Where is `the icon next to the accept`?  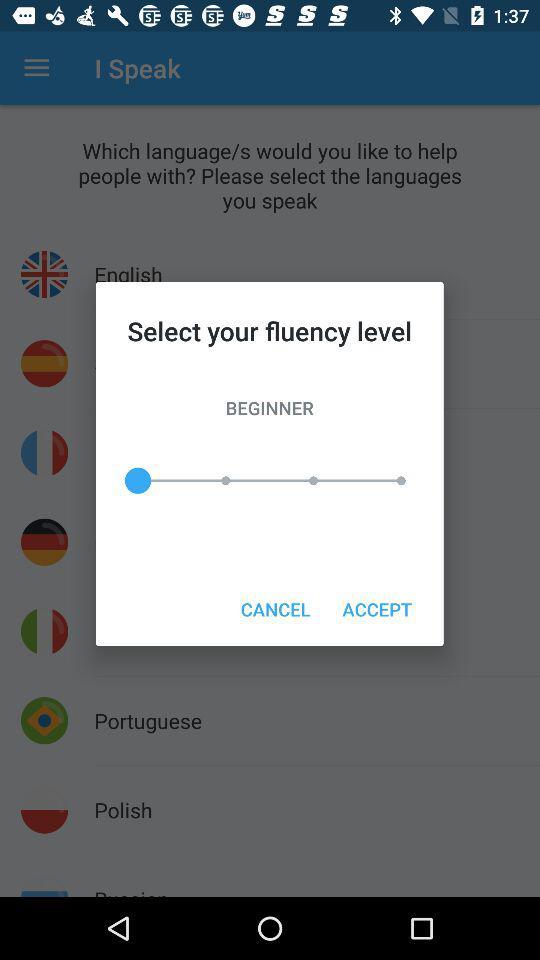 the icon next to the accept is located at coordinates (274, 608).